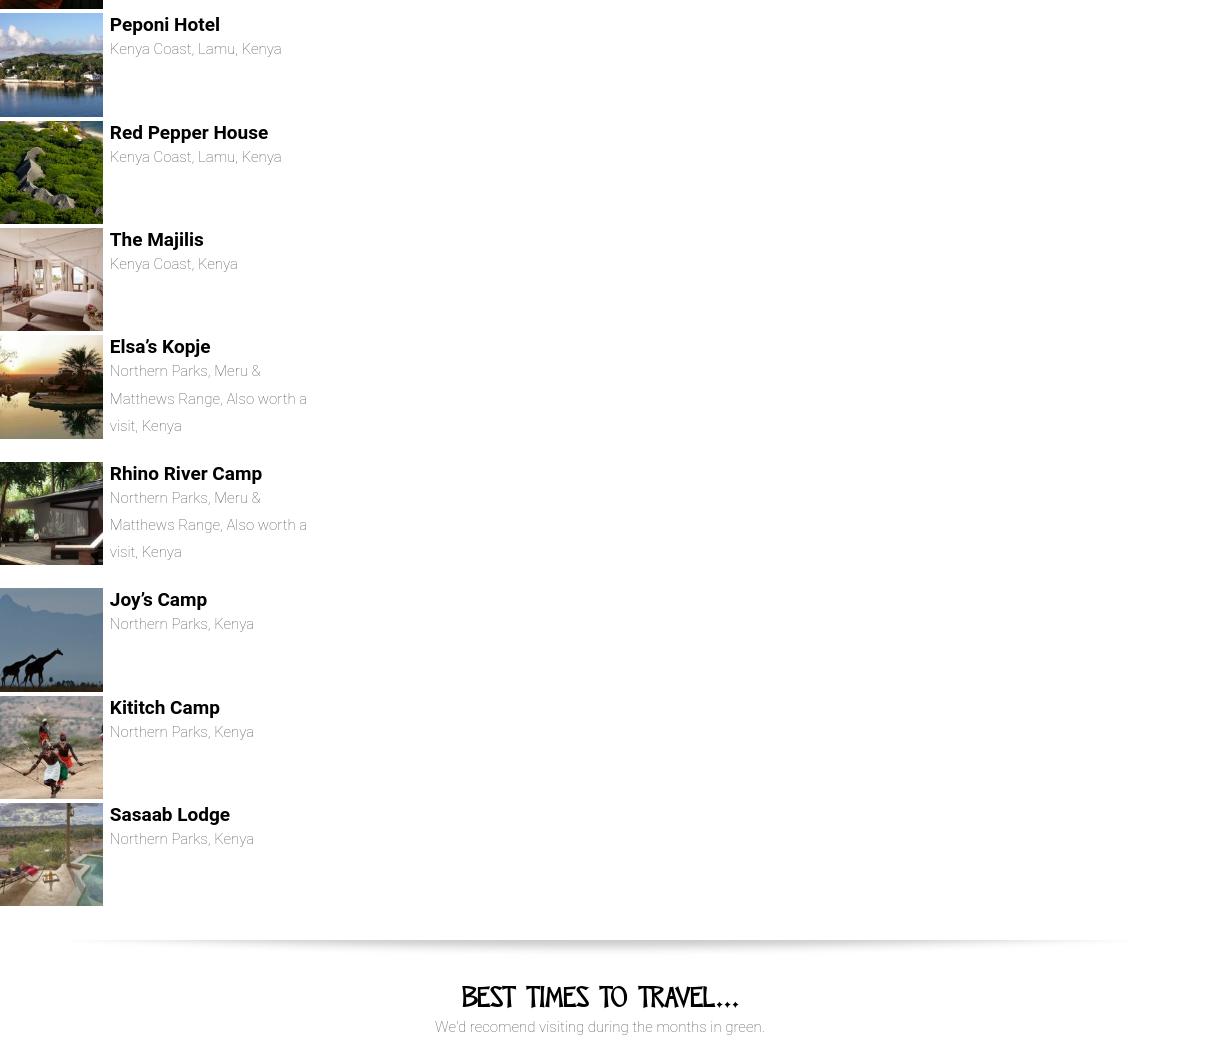 The image size is (1205, 1044). Describe the element at coordinates (158, 346) in the screenshot. I see `'Elsa’s Kopje'` at that location.